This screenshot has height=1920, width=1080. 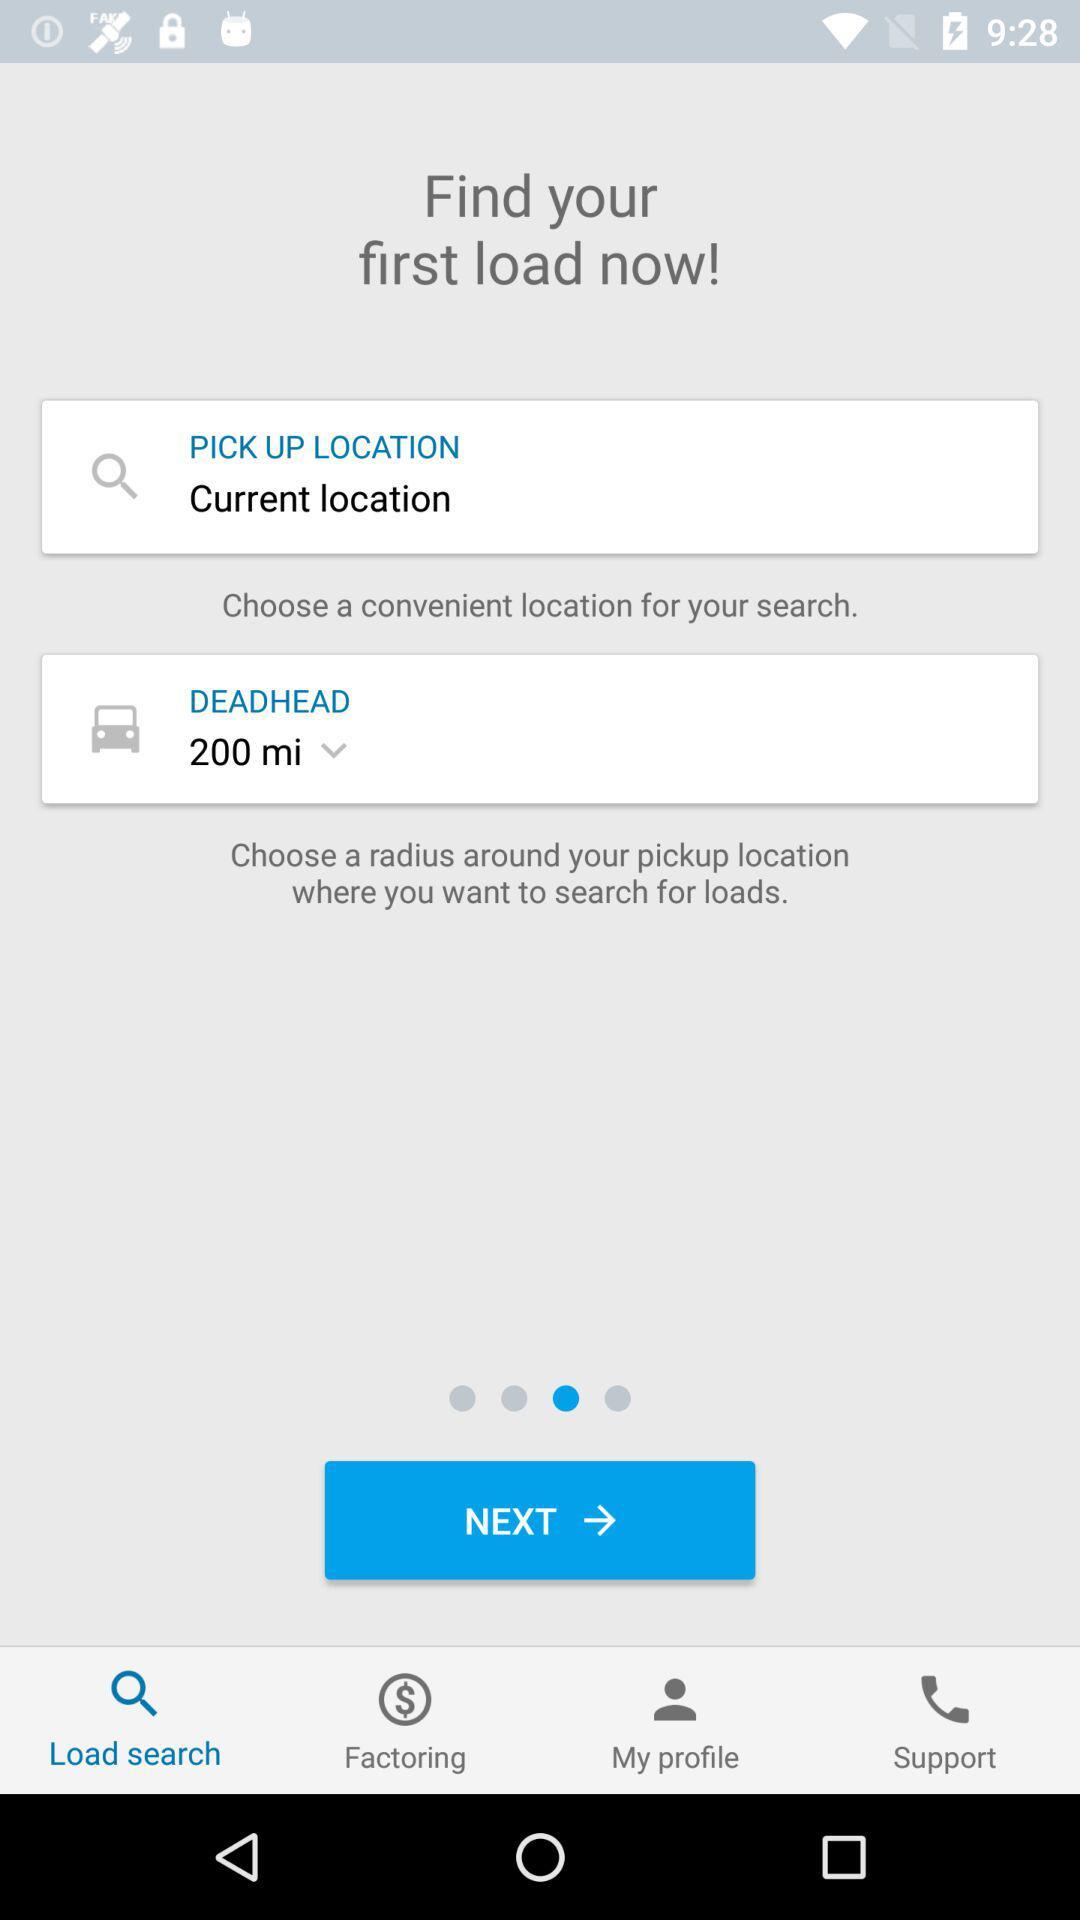 I want to click on the icon at the bottom left corner, so click(x=135, y=1719).